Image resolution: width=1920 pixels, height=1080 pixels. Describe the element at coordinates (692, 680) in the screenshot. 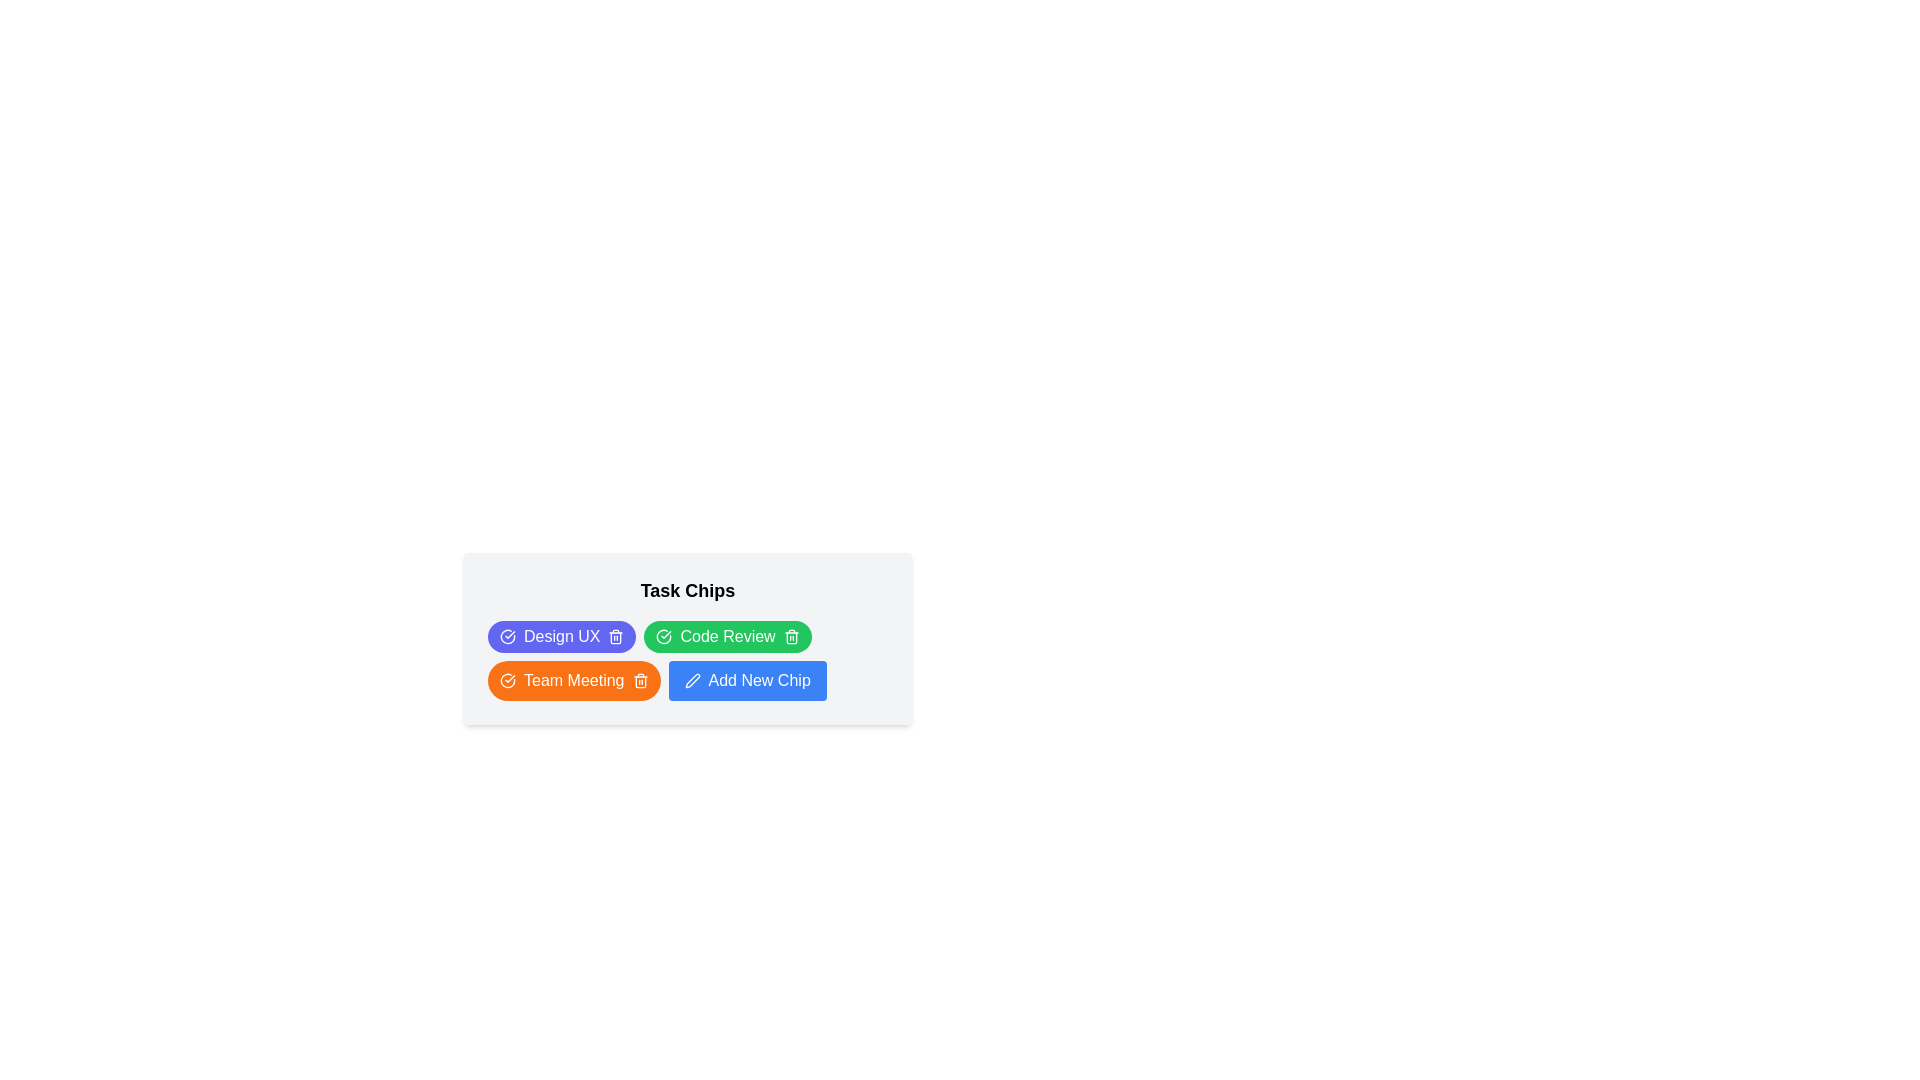

I see `the pen icon located on the left side of the 'Add New Chip' button, which is rendered in white on a blue background` at that location.